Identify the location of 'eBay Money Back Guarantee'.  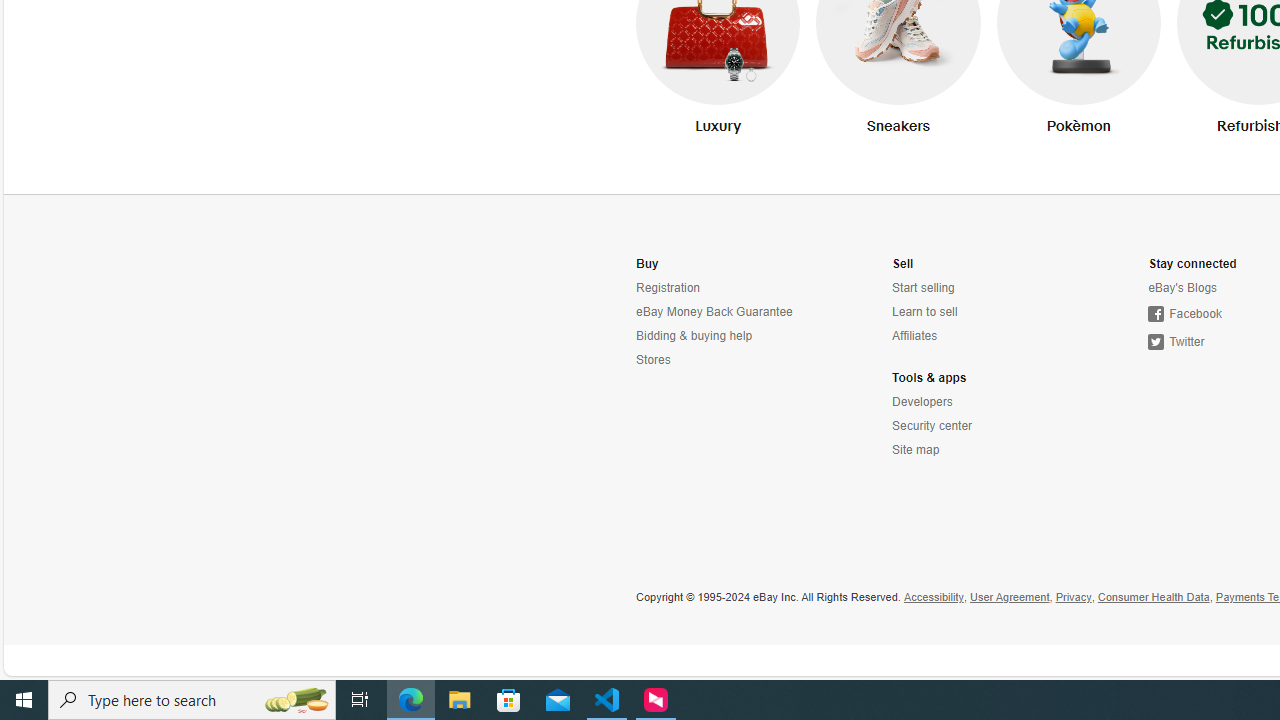
(714, 312).